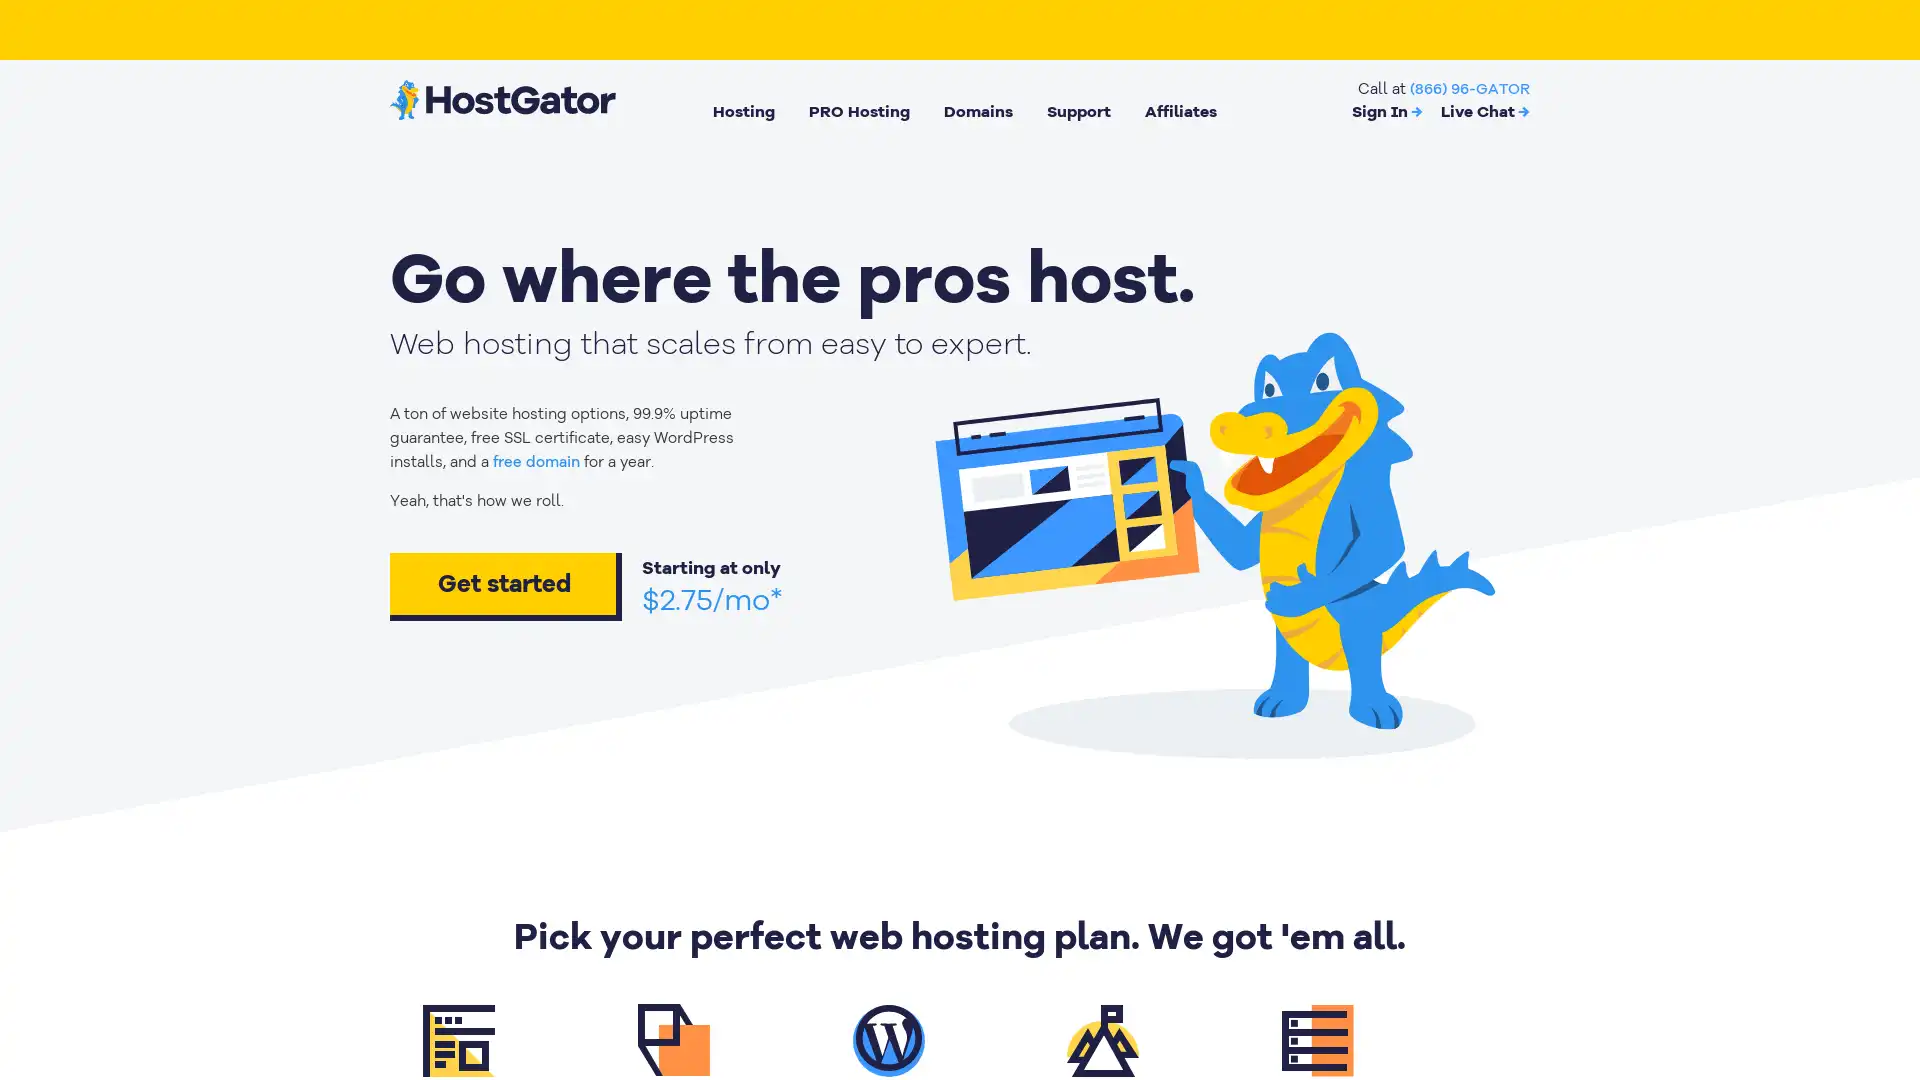 This screenshot has height=1080, width=1920. I want to click on free domain, so click(536, 462).